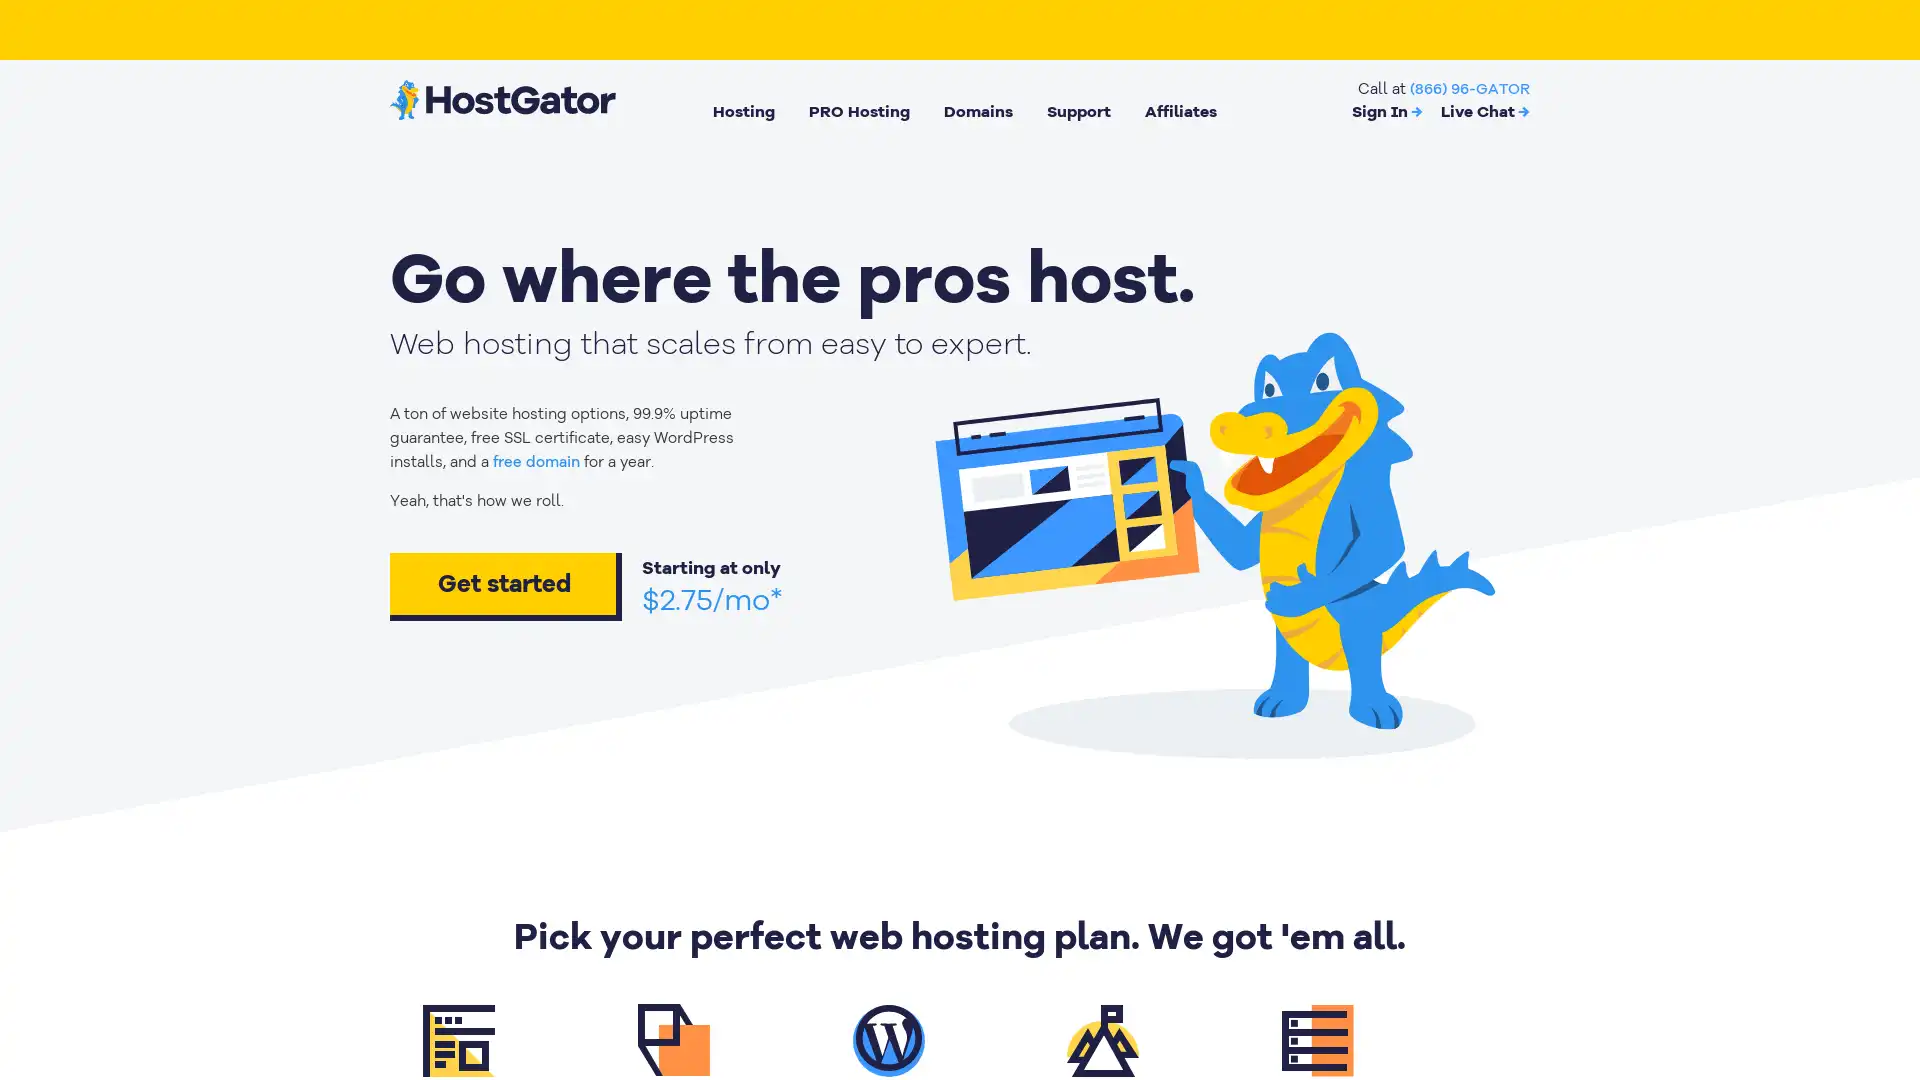 This screenshot has height=1080, width=1920. I want to click on free domain, so click(536, 462).